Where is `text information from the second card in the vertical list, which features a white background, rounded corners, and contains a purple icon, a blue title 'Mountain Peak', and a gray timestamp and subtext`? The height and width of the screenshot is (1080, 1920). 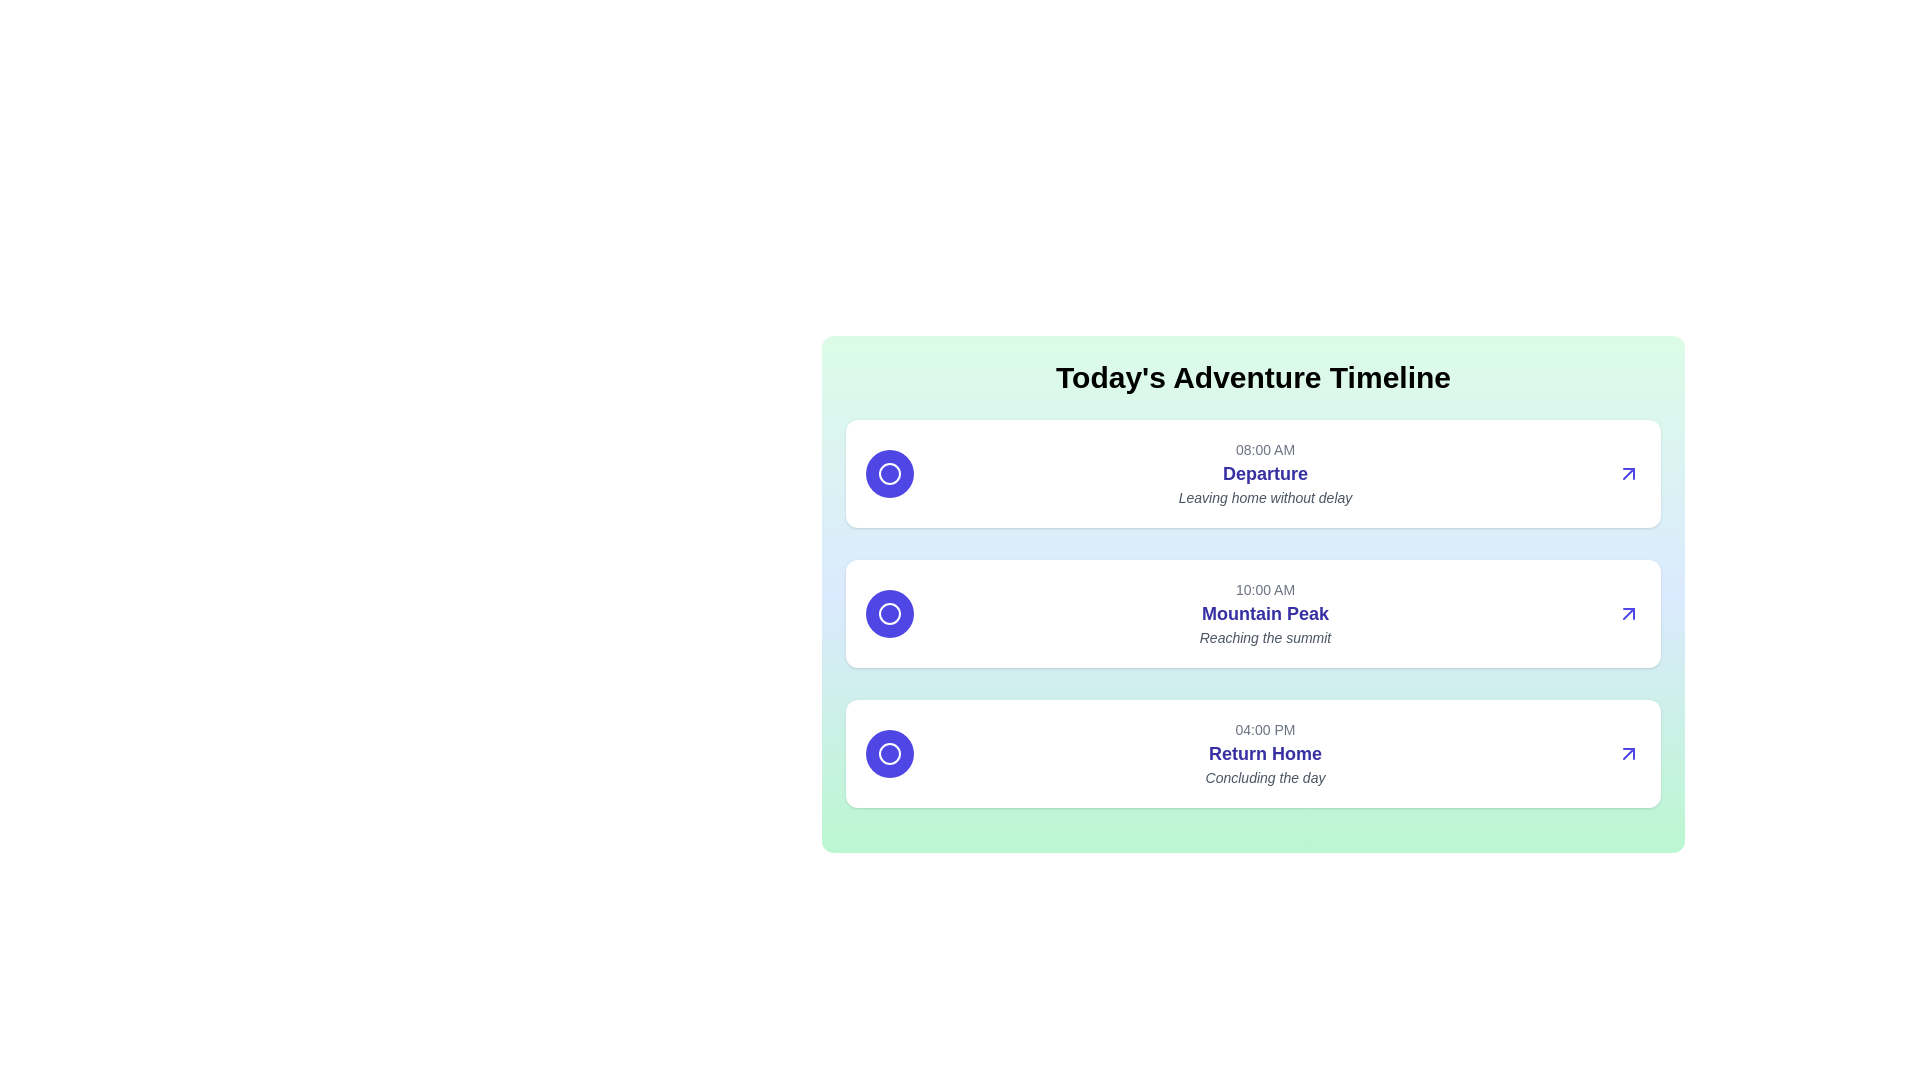 text information from the second card in the vertical list, which features a white background, rounded corners, and contains a purple icon, a blue title 'Mountain Peak', and a gray timestamp and subtext is located at coordinates (1252, 612).